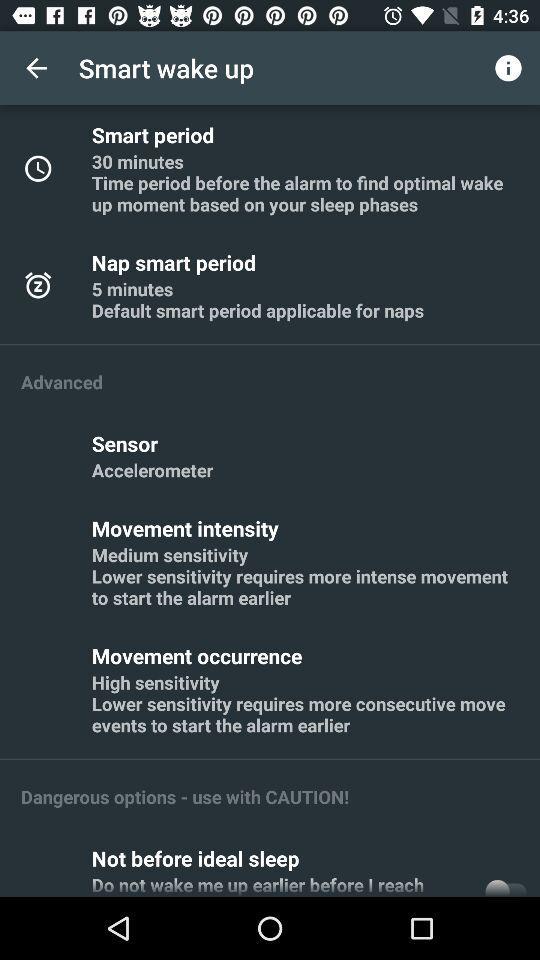 Image resolution: width=540 pixels, height=960 pixels. Describe the element at coordinates (185, 796) in the screenshot. I see `the icon above not before ideal` at that location.